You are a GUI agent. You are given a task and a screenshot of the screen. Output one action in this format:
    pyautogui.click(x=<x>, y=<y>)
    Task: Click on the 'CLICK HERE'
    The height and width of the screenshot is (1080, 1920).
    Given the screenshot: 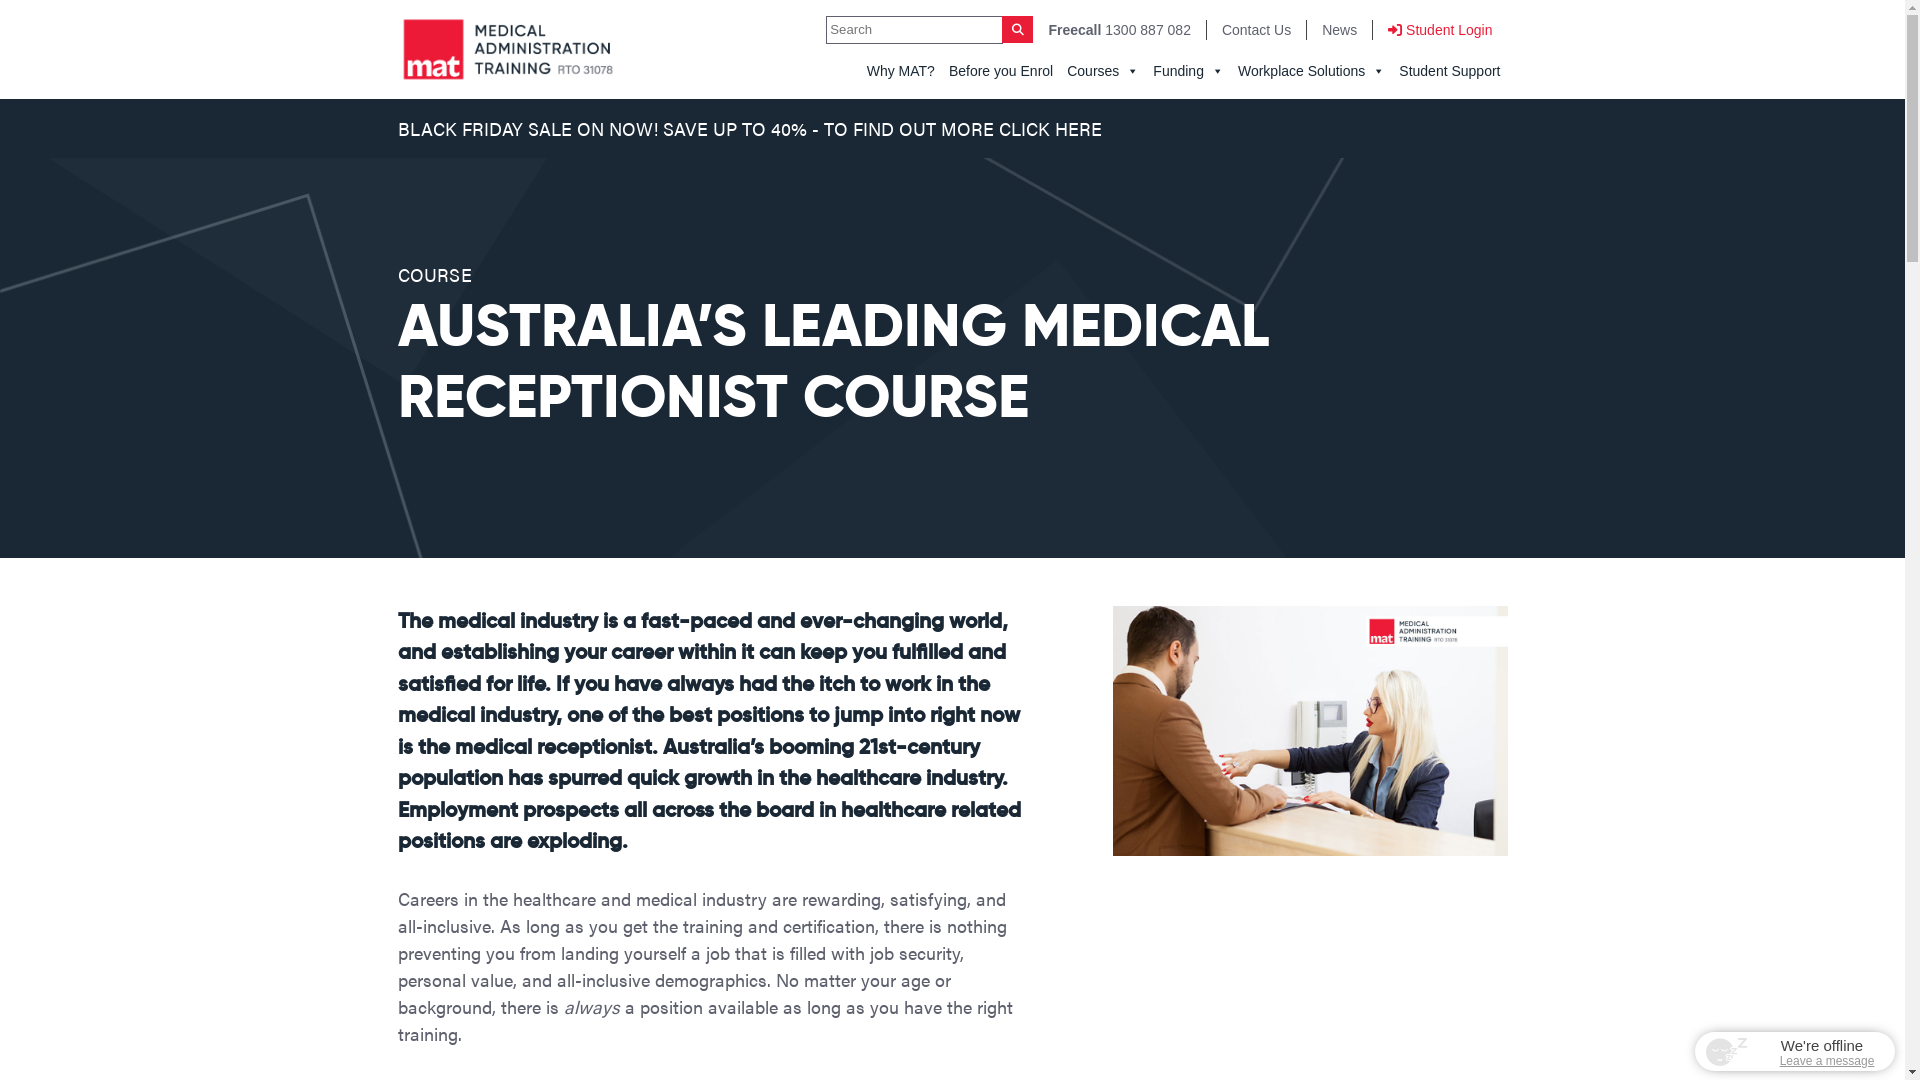 What is the action you would take?
    pyautogui.click(x=1048, y=128)
    